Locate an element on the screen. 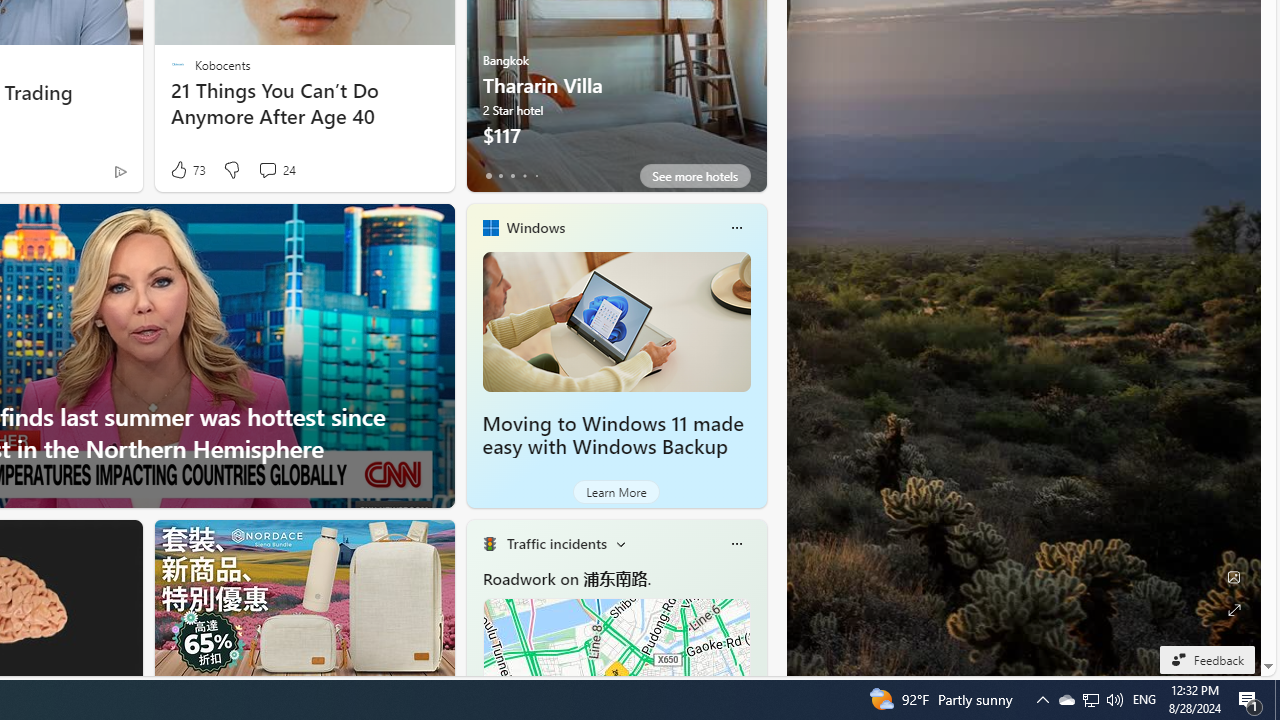  'tab-2' is located at coordinates (512, 175).